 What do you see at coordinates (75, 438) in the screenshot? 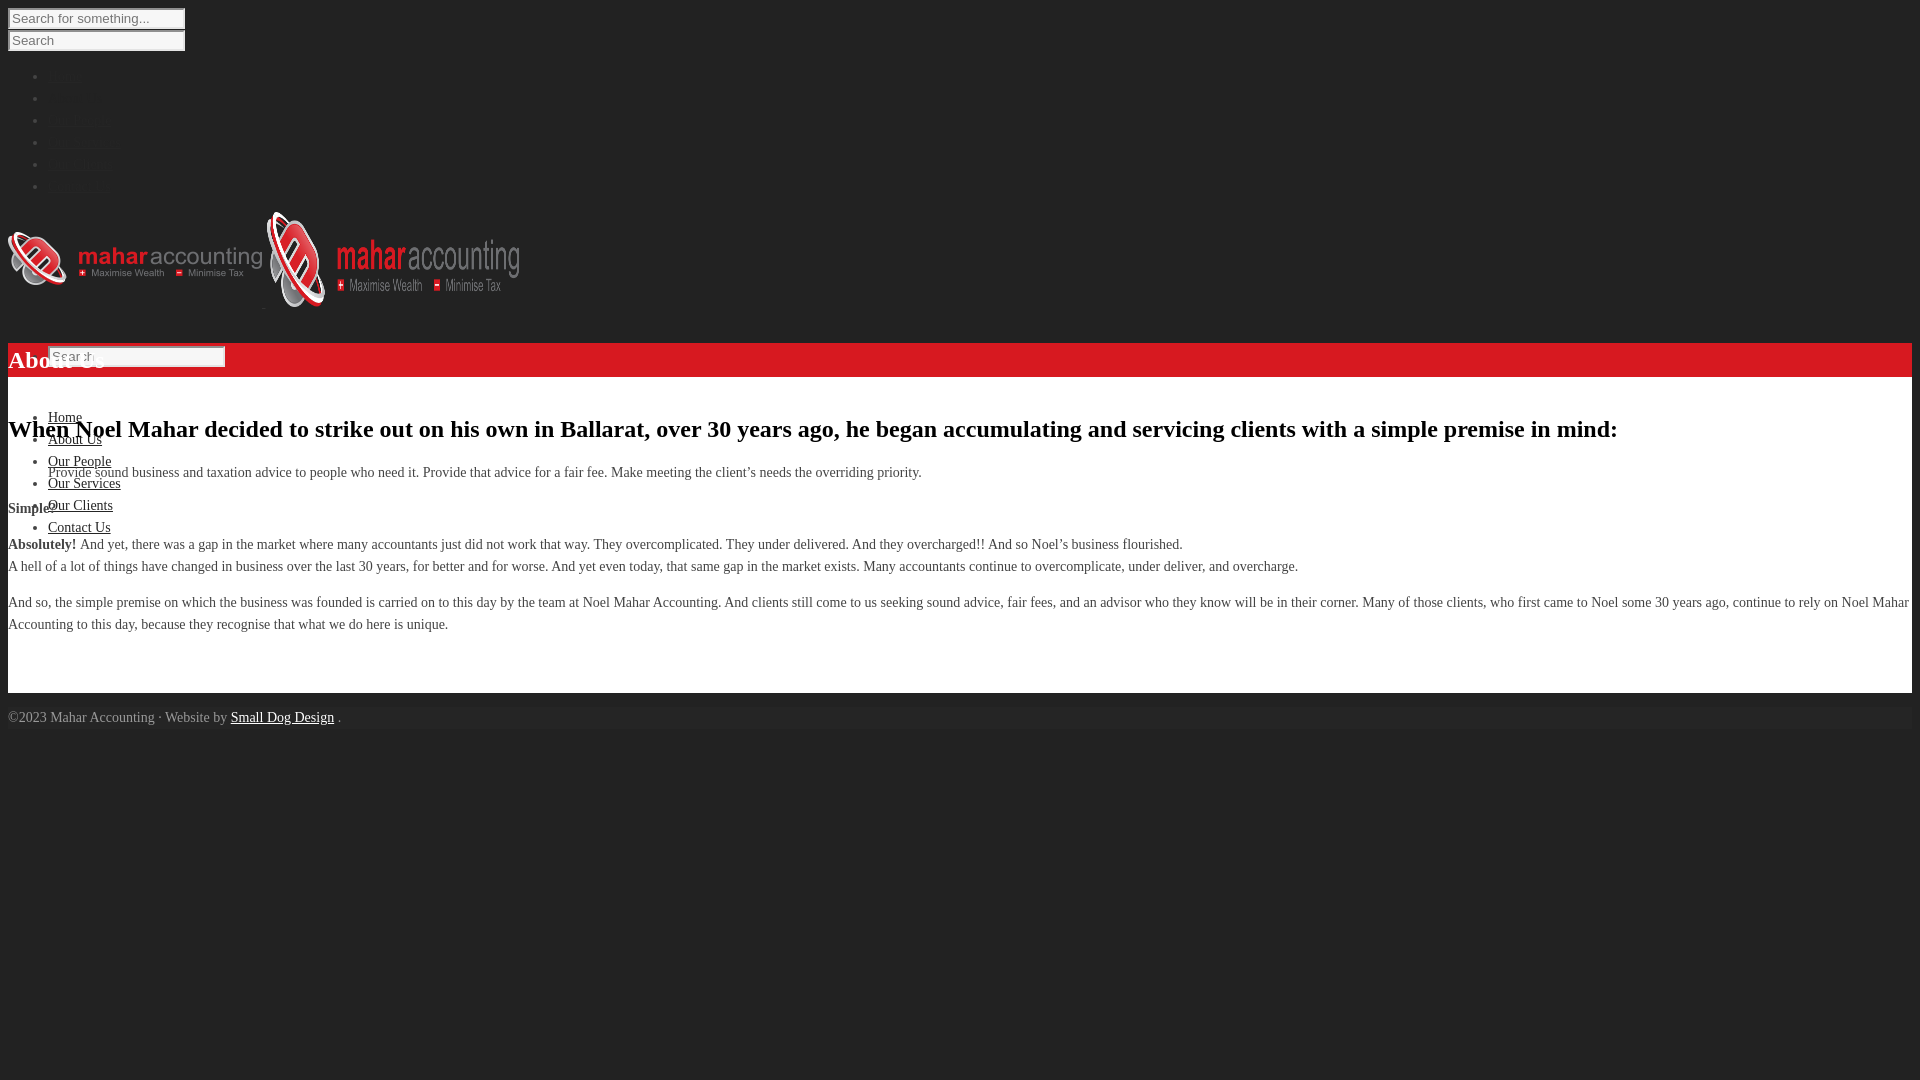
I see `'About Us'` at bounding box center [75, 438].